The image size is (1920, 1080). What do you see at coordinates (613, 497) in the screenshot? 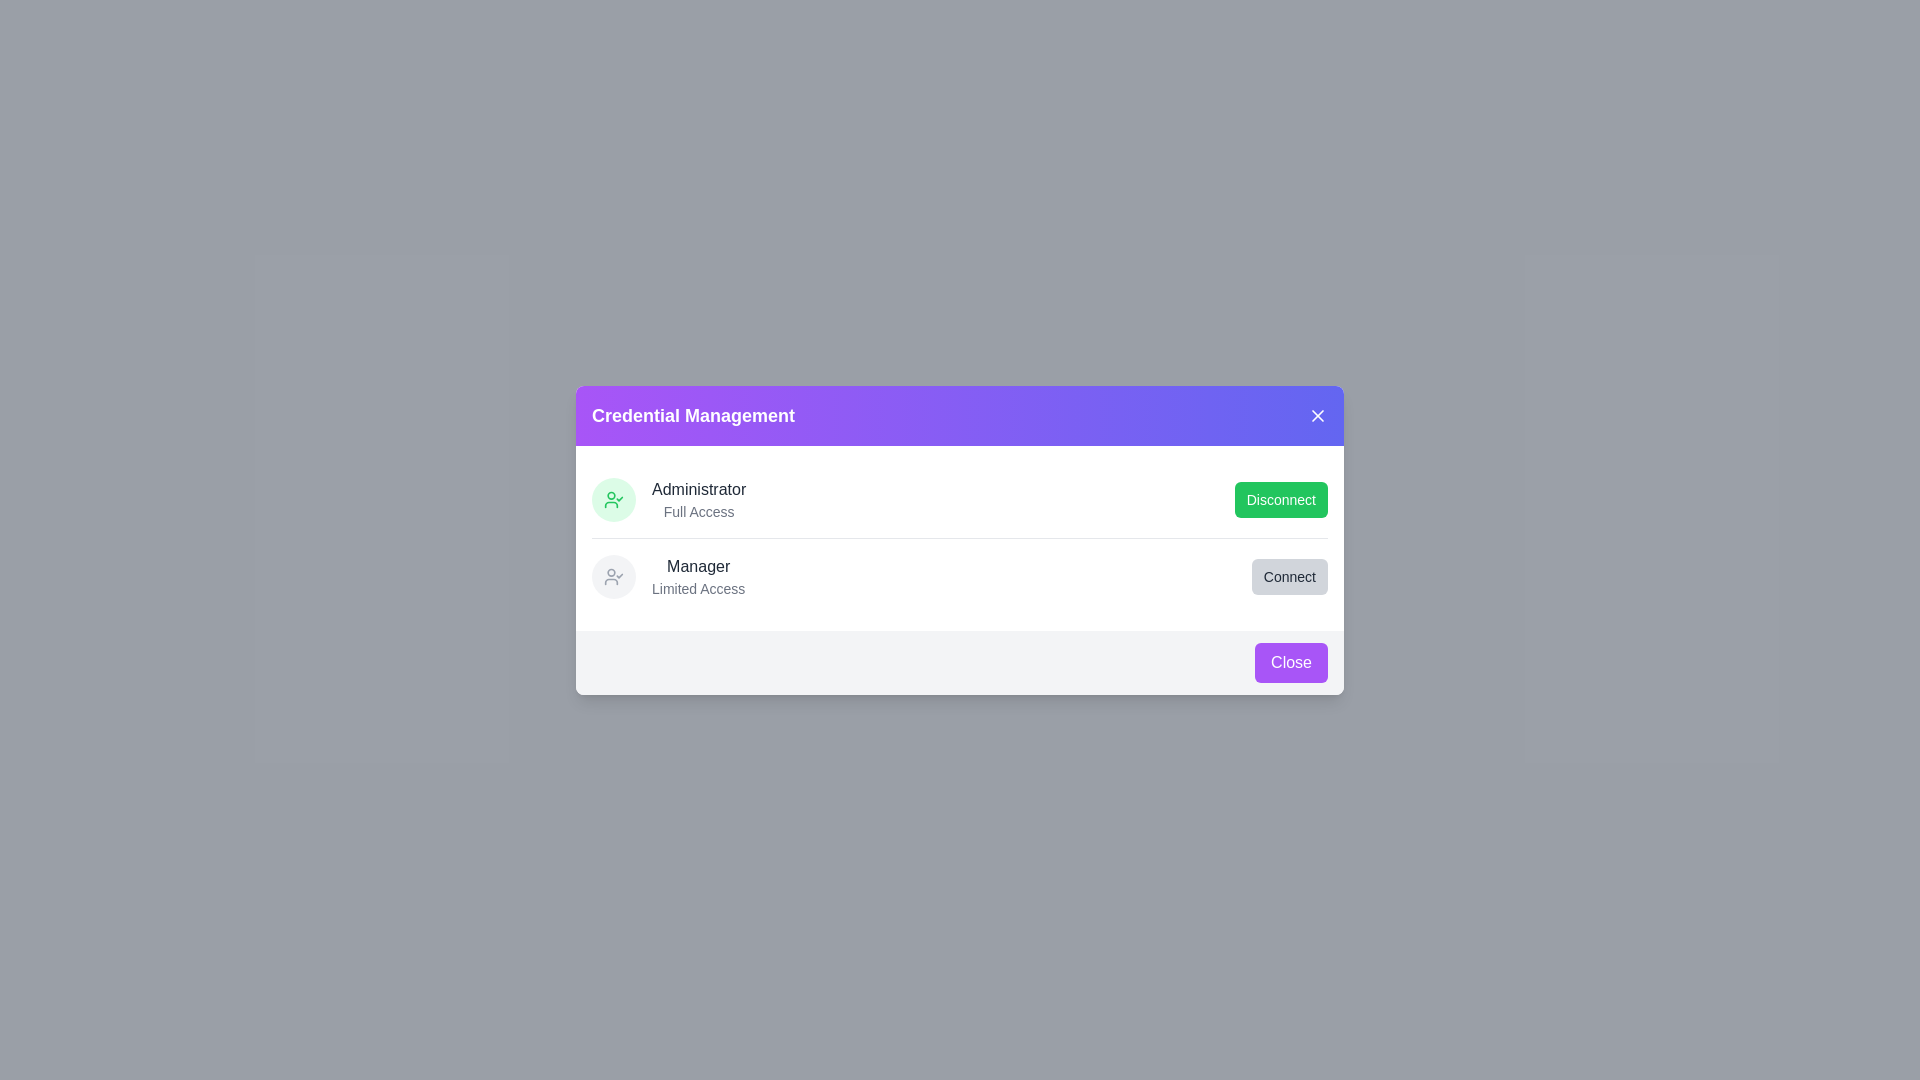
I see `the circular icon with a green outline and a green checkmark, located to the left of the 'Administrator' label` at bounding box center [613, 497].